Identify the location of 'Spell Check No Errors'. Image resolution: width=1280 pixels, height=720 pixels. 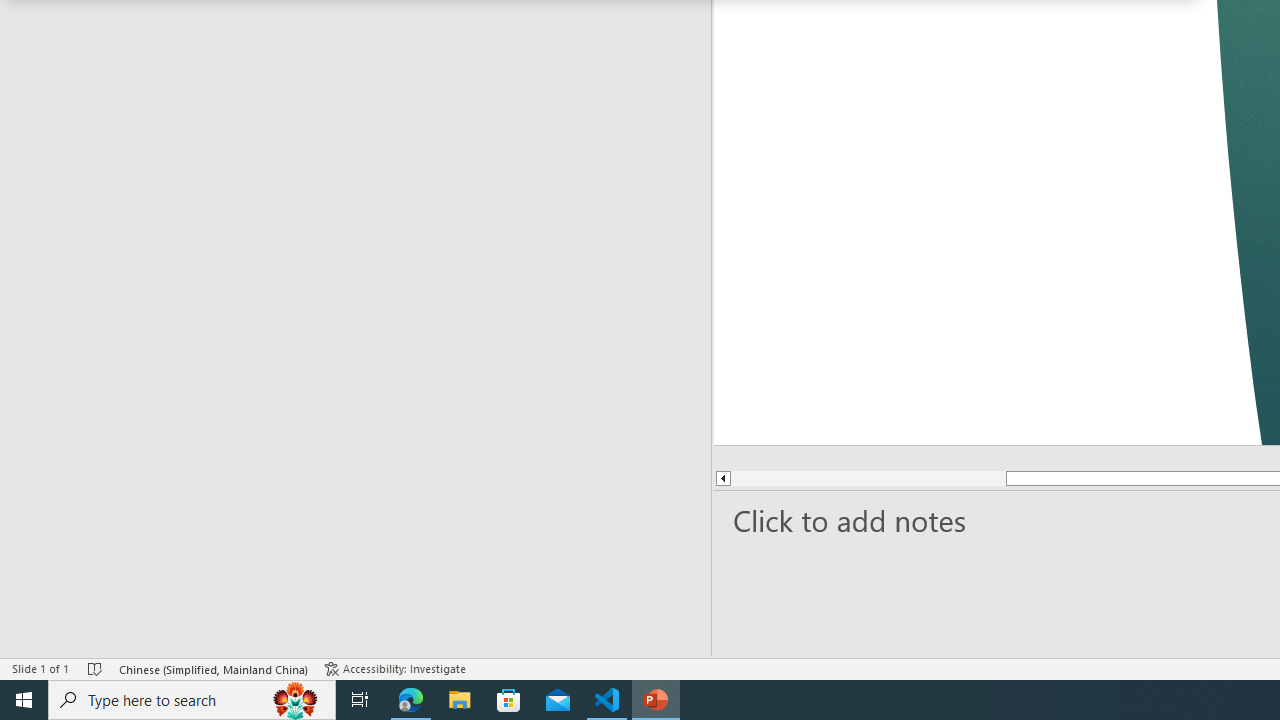
(95, 669).